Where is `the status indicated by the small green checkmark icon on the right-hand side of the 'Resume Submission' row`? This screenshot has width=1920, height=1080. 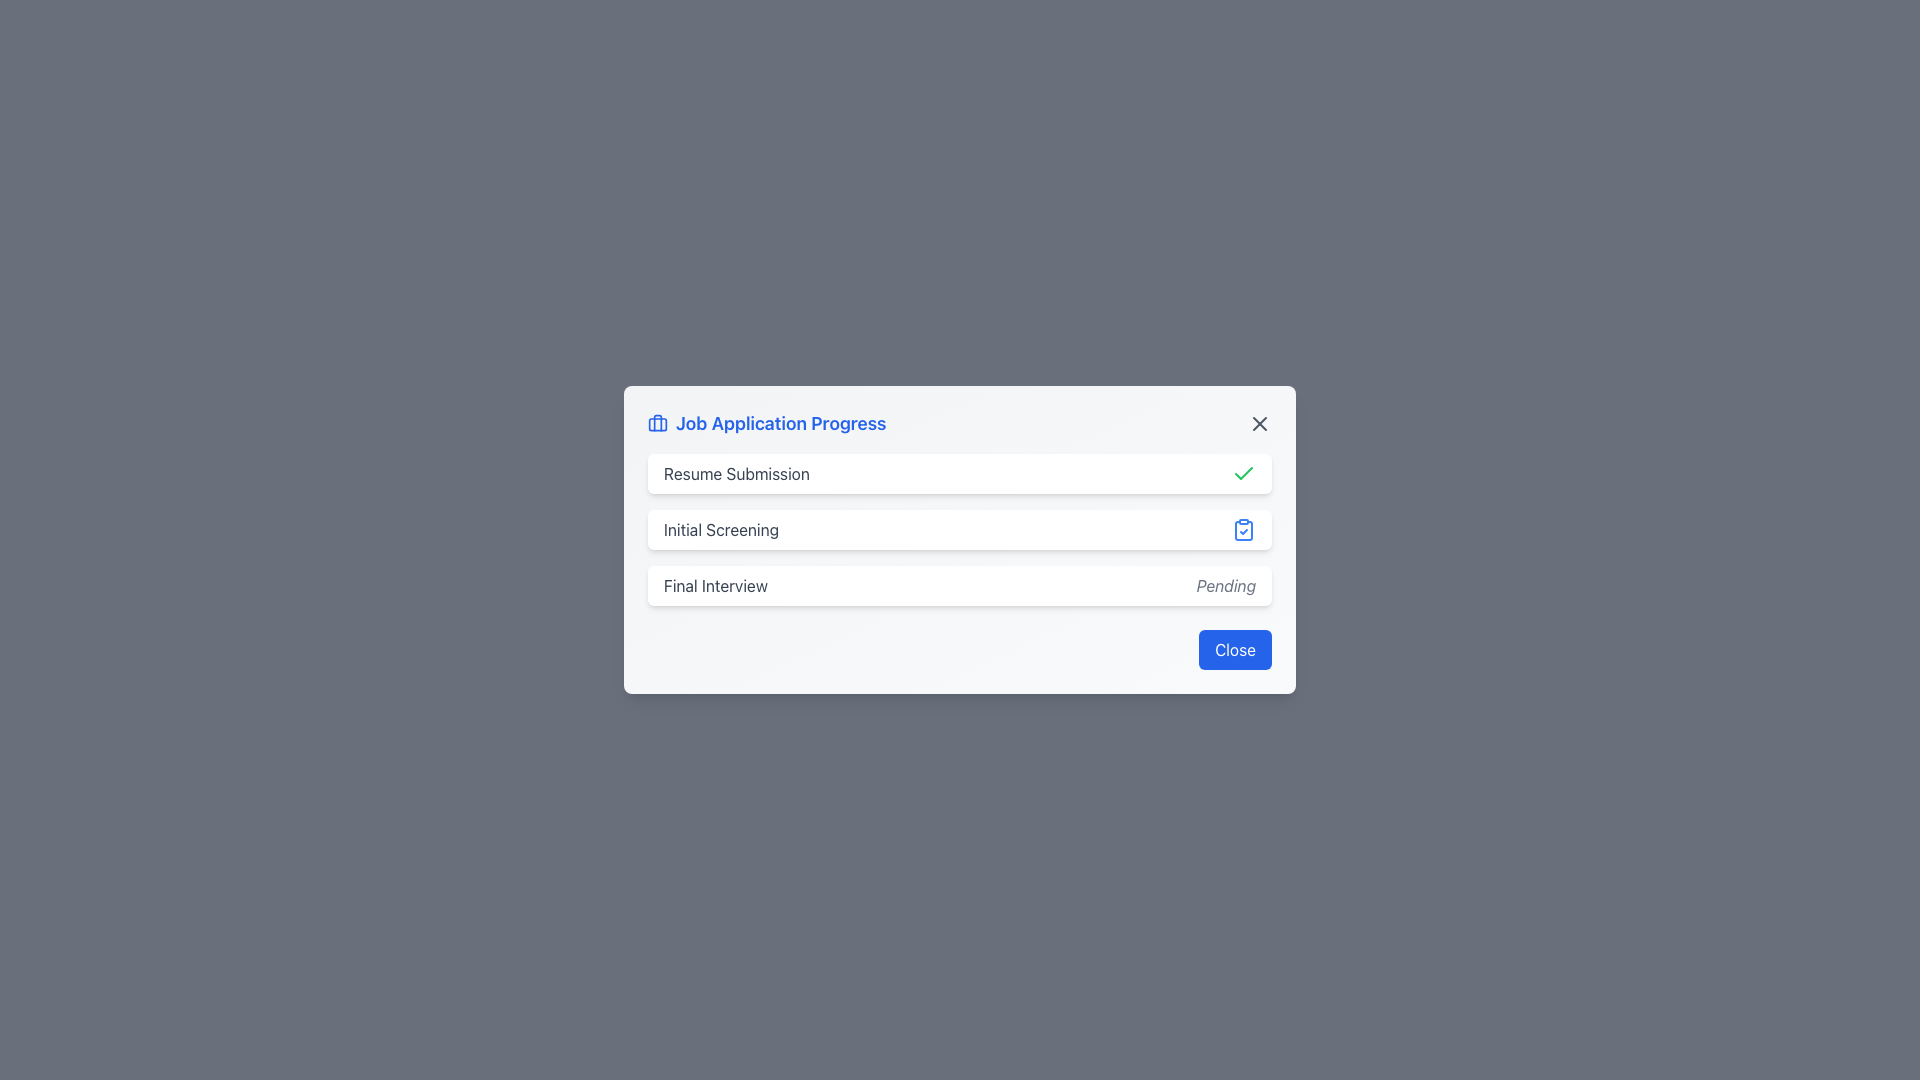 the status indicated by the small green checkmark icon on the right-hand side of the 'Resume Submission' row is located at coordinates (1242, 474).